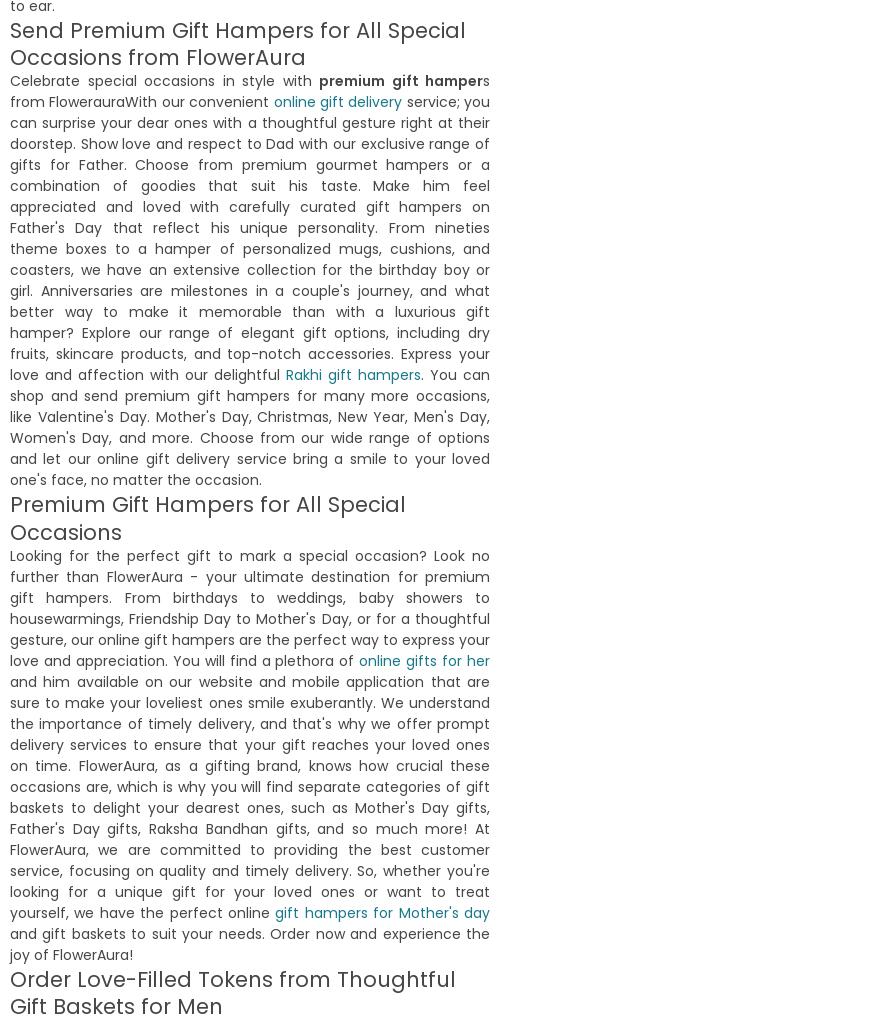 The width and height of the screenshot is (890, 1022). Describe the element at coordinates (11, 295) in the screenshot. I see `'Spiritual Dad Caricature With Candle N Ganesha'` at that location.